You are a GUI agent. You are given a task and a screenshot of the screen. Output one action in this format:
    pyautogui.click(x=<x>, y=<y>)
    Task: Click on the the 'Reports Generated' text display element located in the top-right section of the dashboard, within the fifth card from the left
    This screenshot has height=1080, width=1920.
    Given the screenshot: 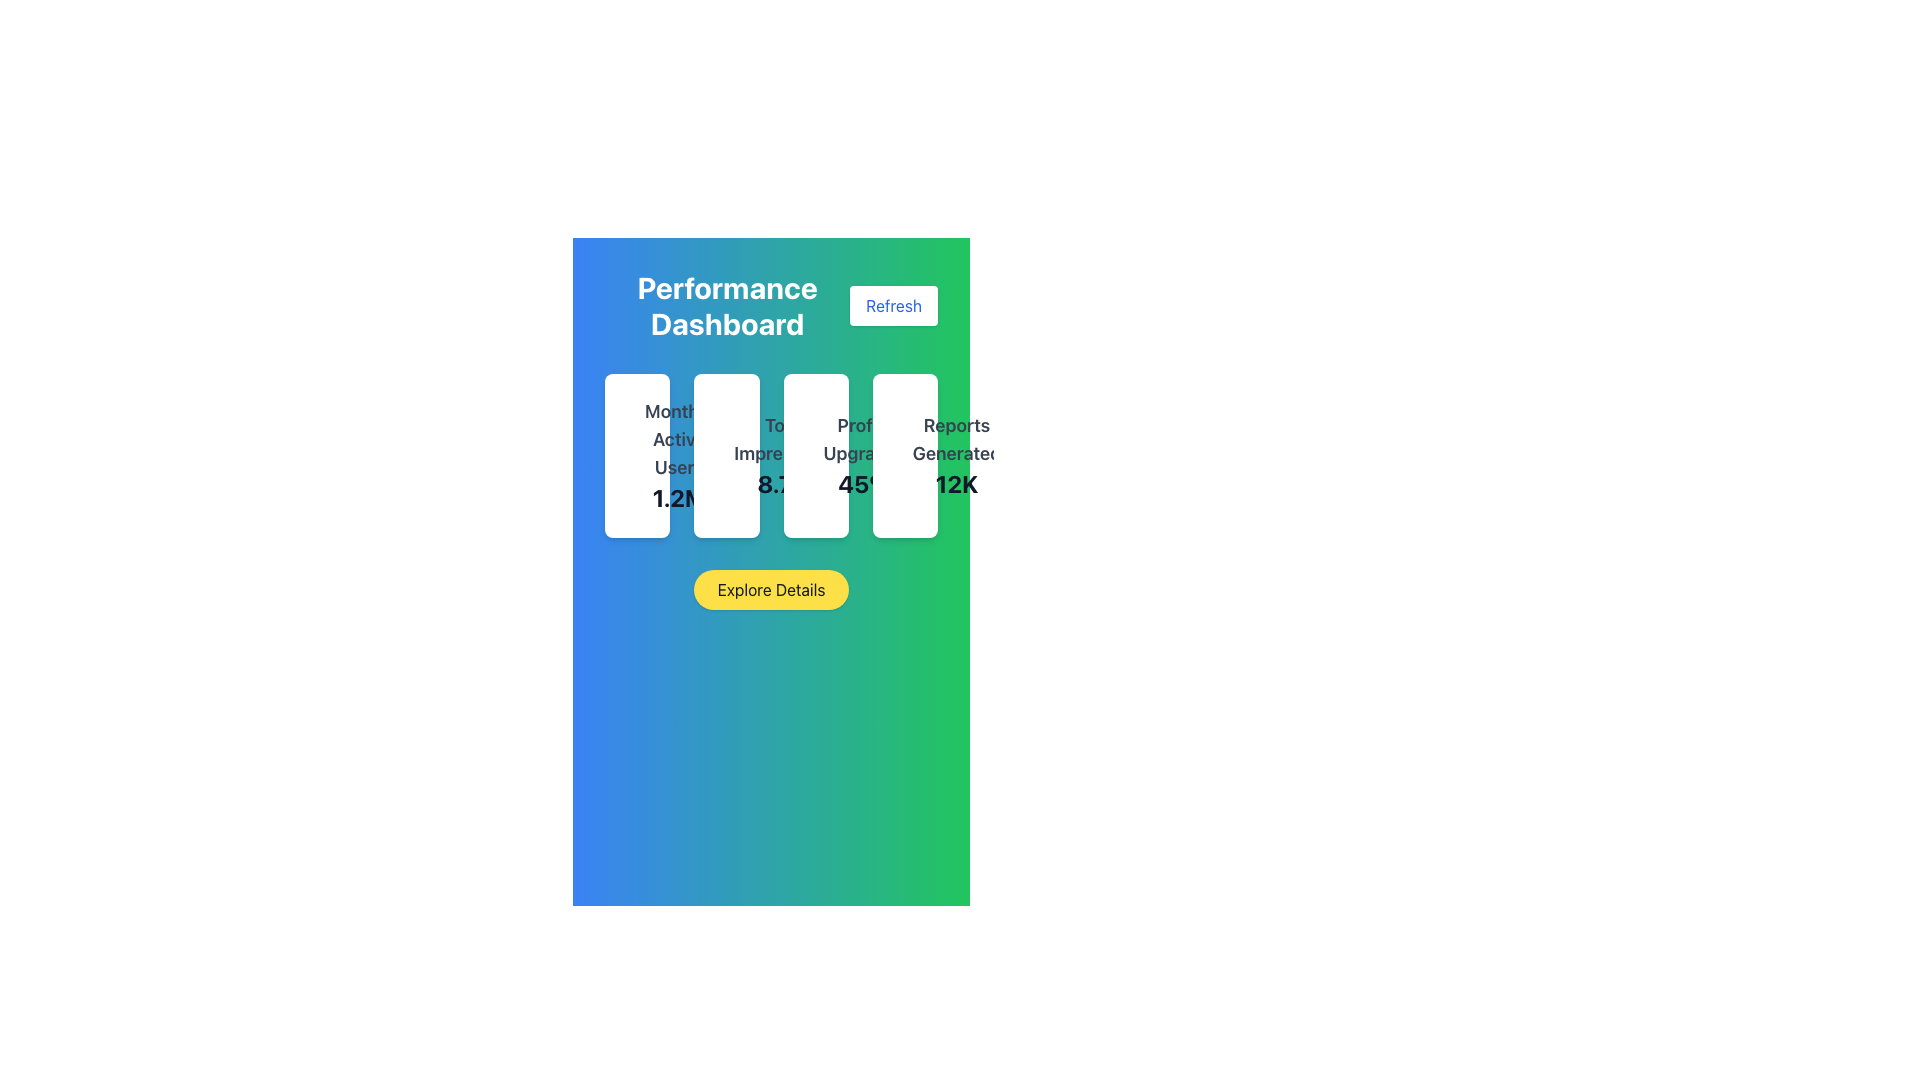 What is the action you would take?
    pyautogui.click(x=955, y=455)
    